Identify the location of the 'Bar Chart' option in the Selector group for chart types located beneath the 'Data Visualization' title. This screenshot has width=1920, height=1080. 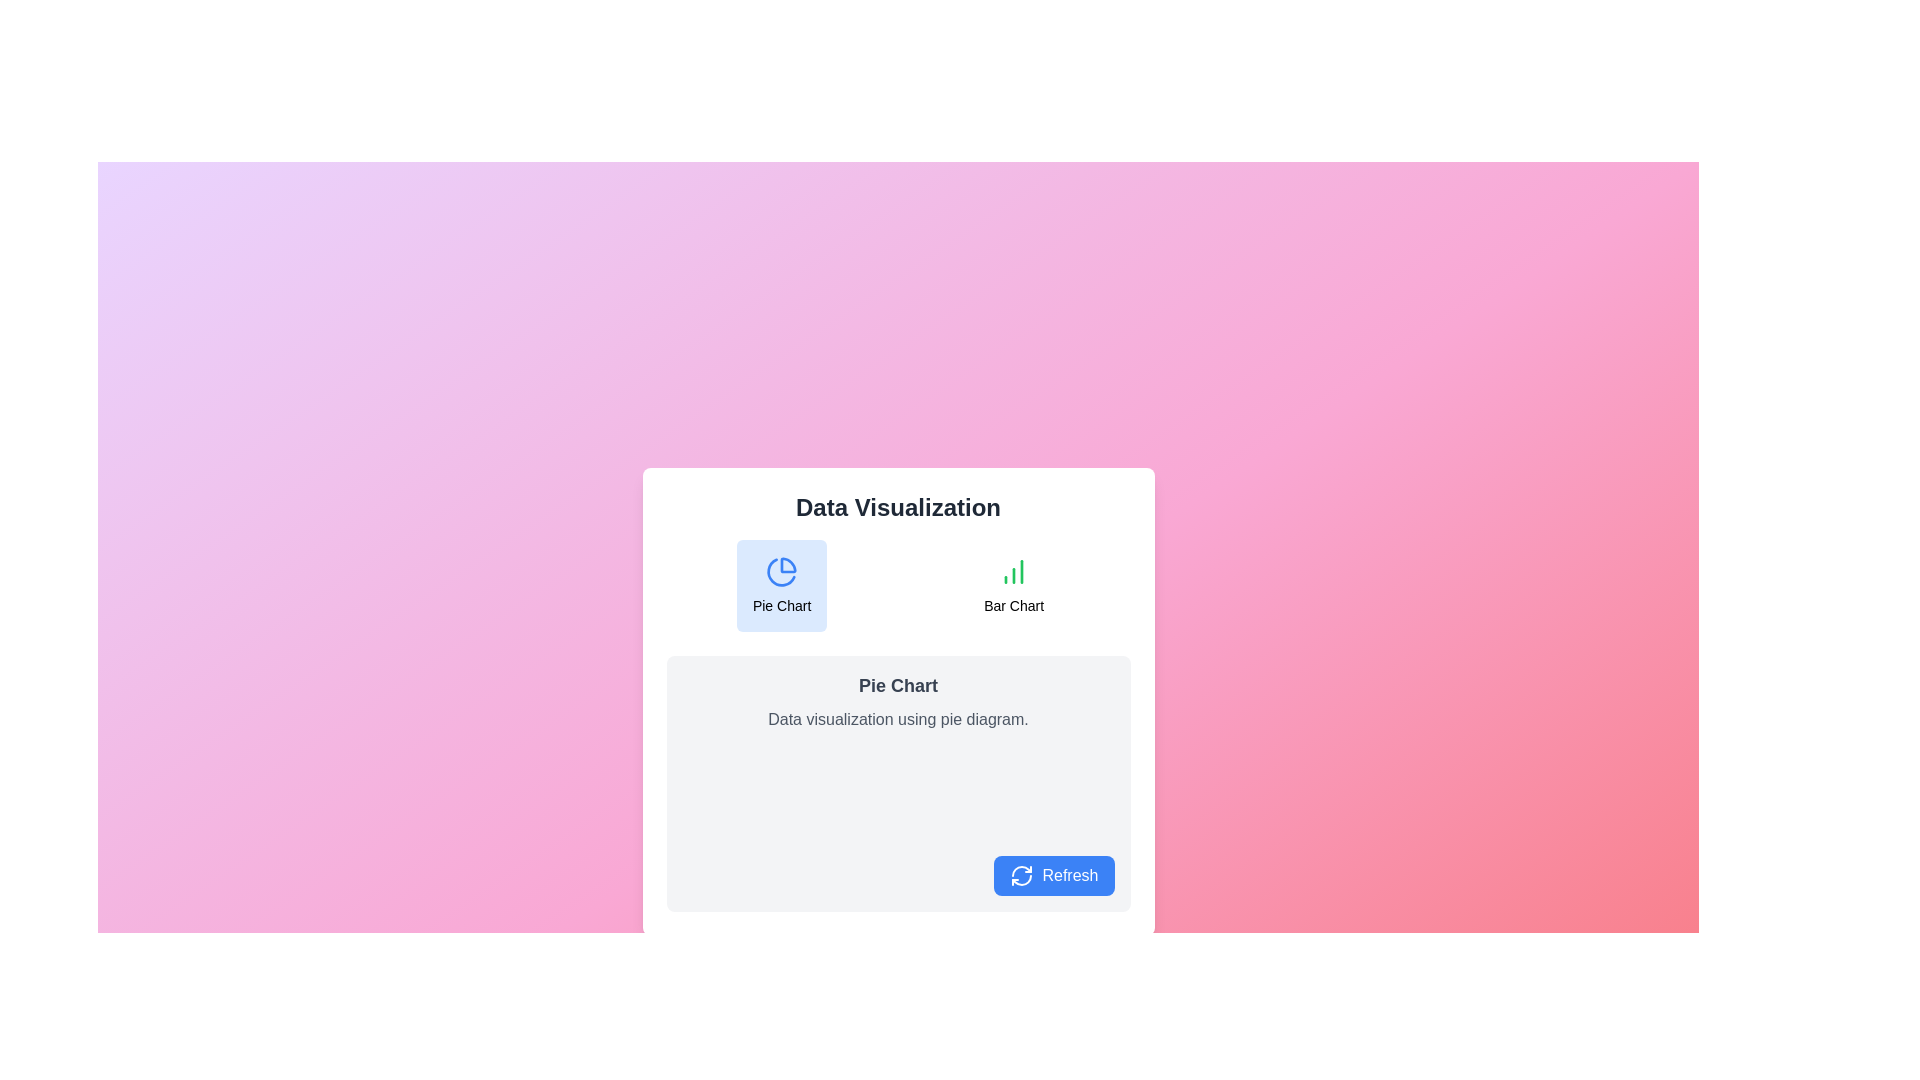
(897, 585).